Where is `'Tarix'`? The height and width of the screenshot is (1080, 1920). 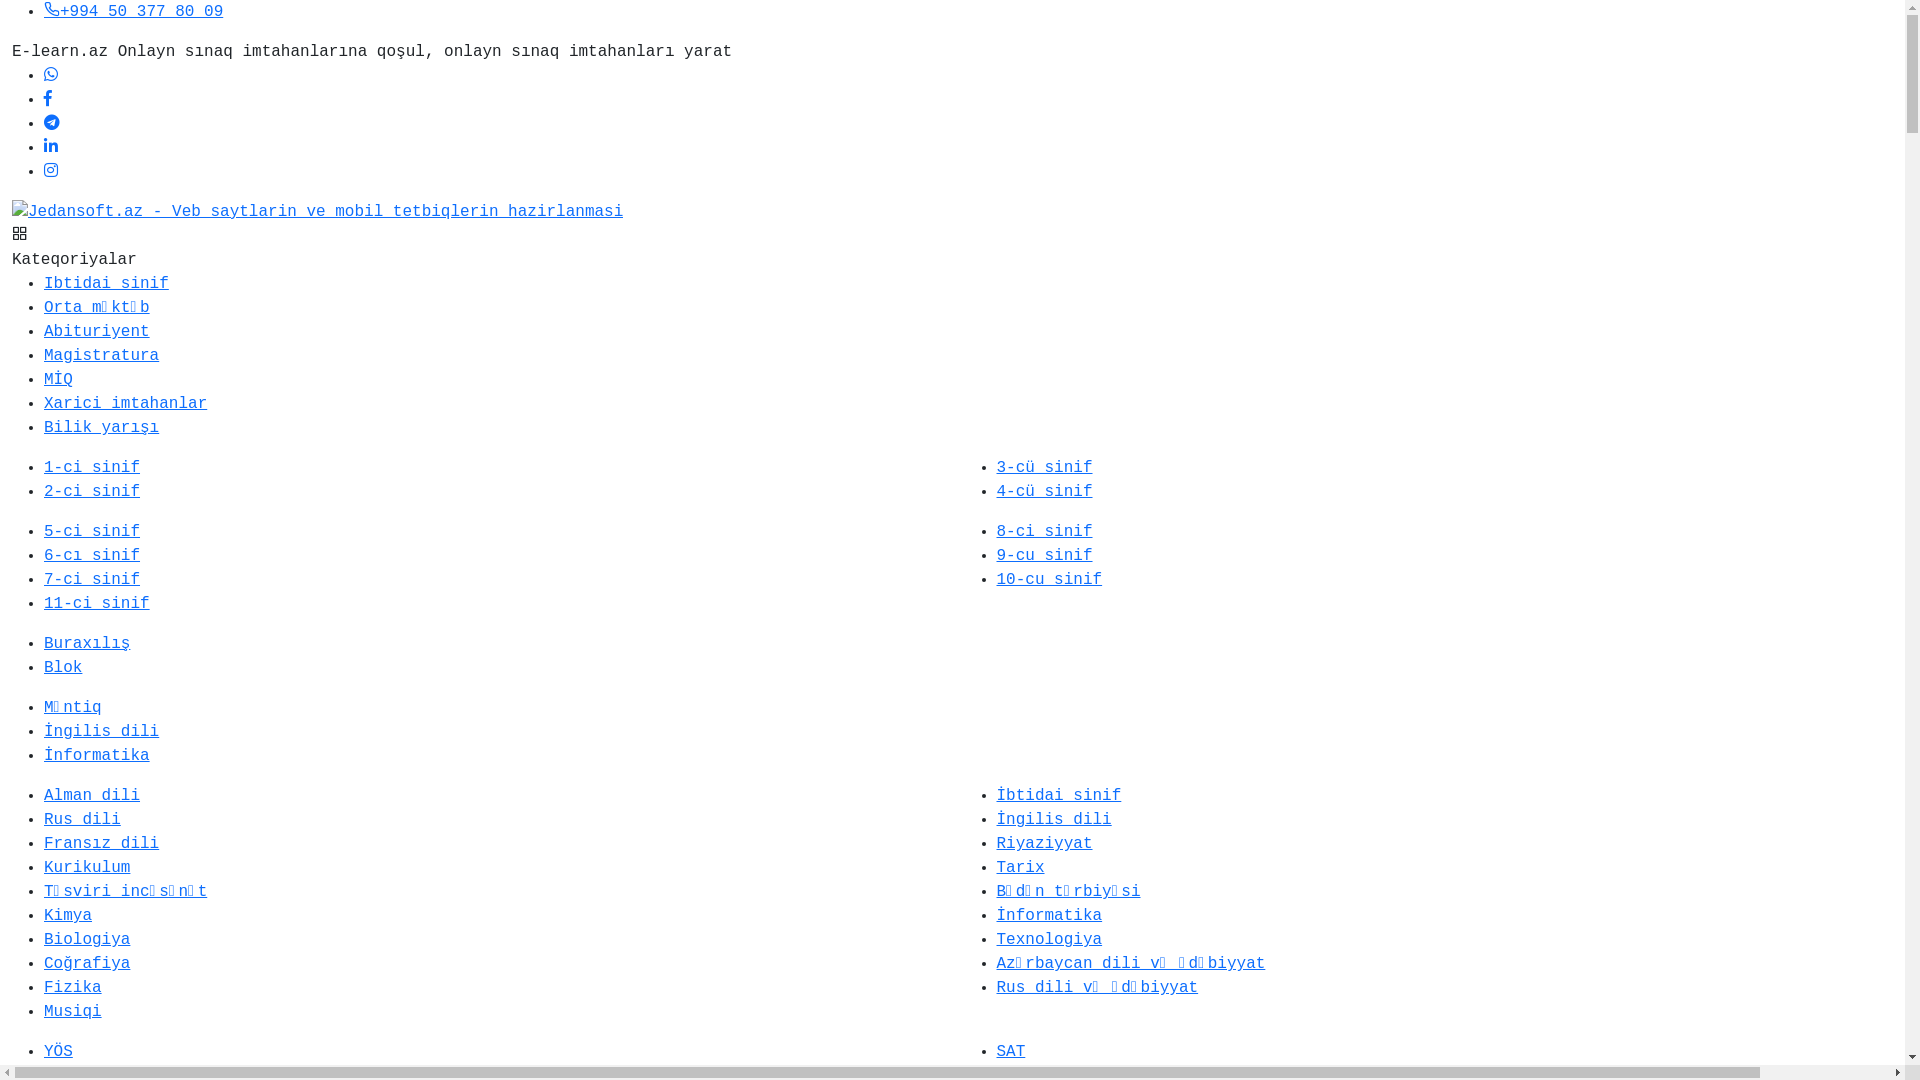
'Tarix' is located at coordinates (996, 866).